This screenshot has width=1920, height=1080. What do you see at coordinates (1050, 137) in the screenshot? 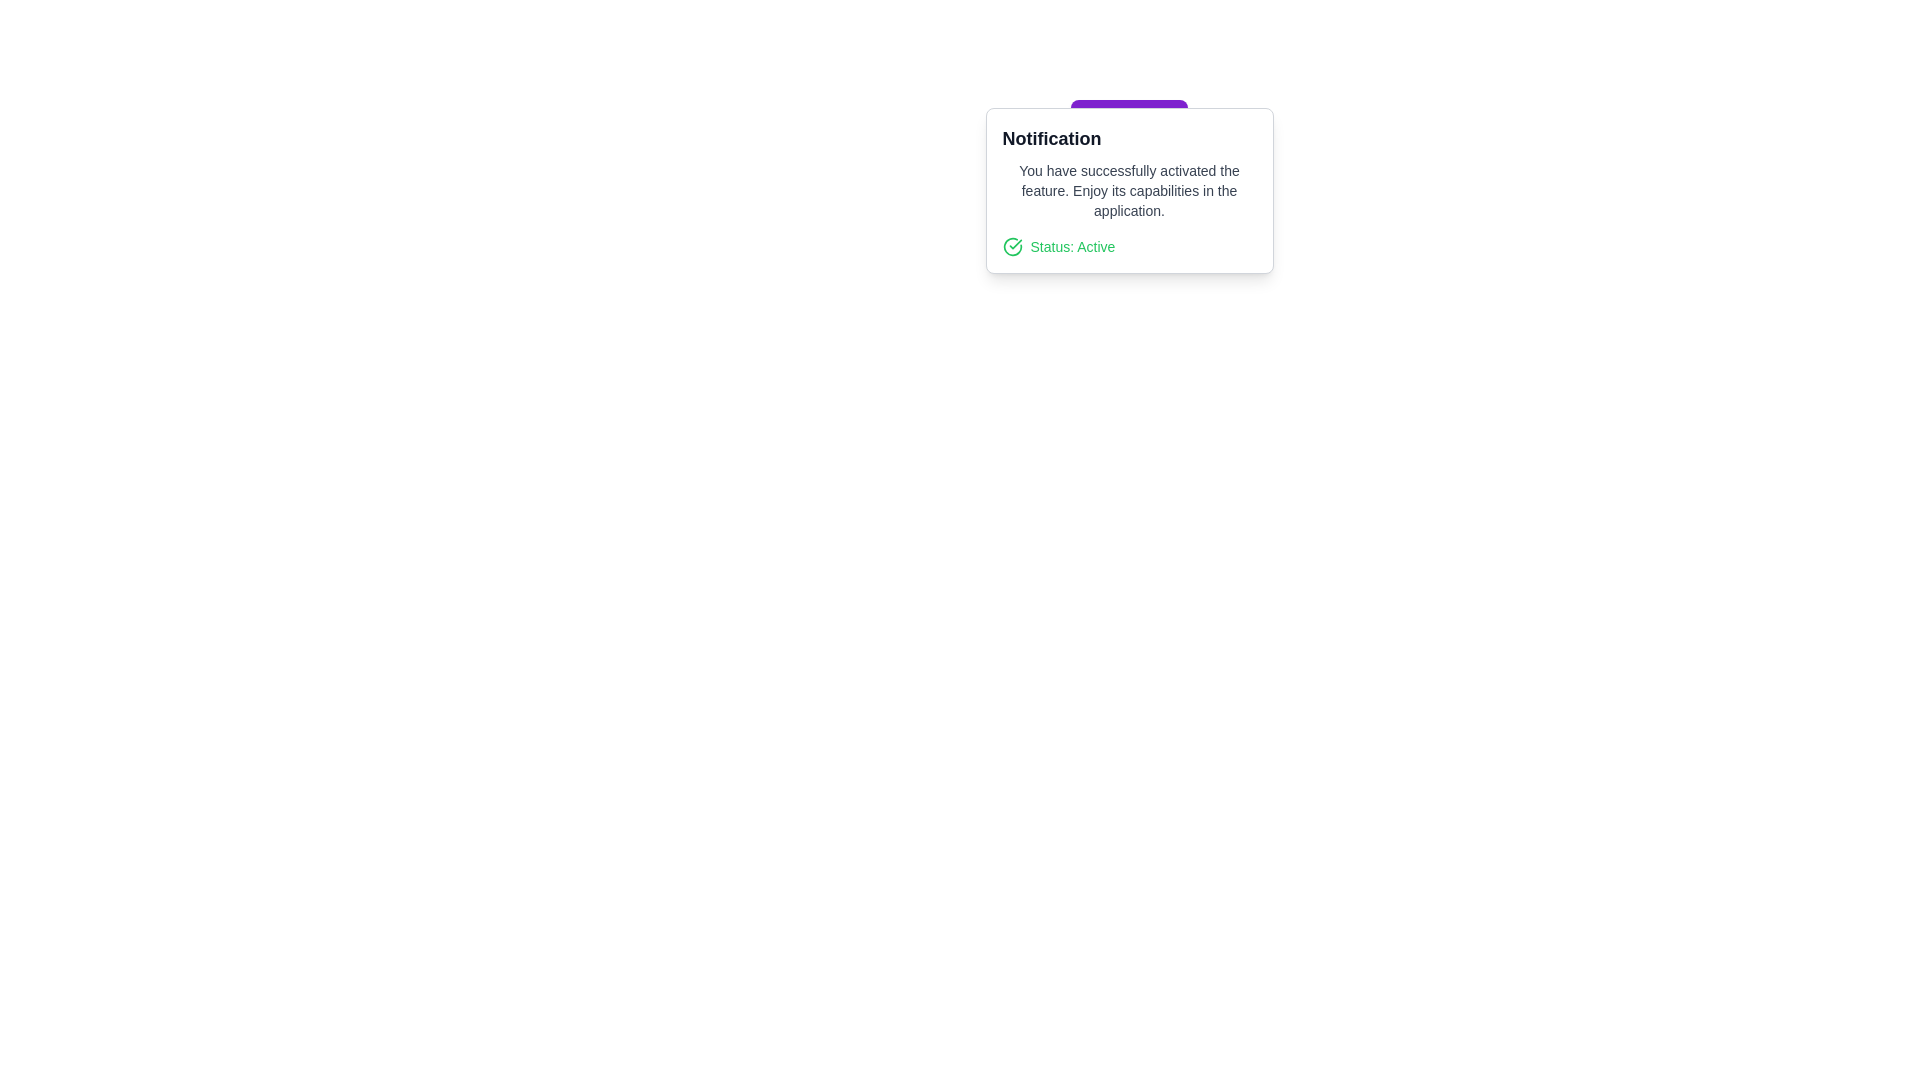
I see `bold text label that reads 'Notification', located at the top of the notification card` at bounding box center [1050, 137].